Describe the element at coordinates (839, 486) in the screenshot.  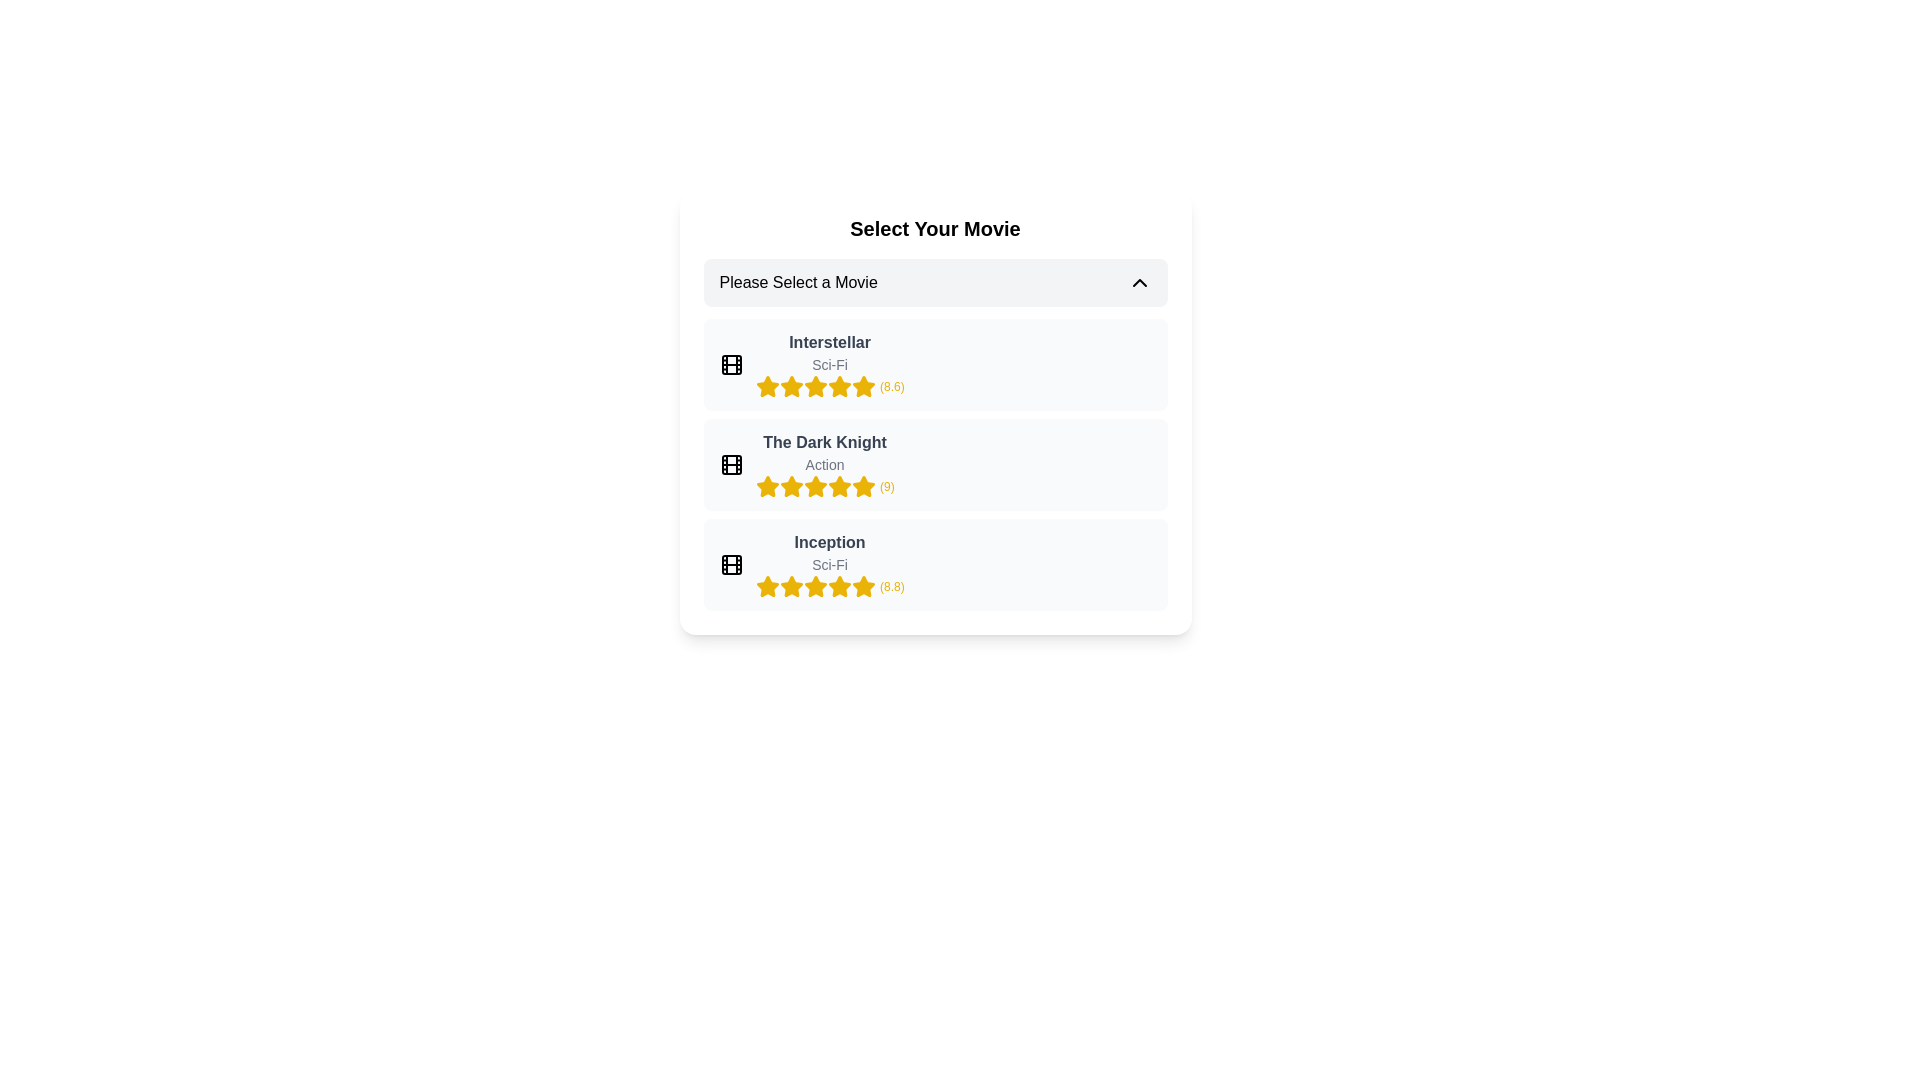
I see `the star-shaped rating icon for 'The Dark Knight', which is the fourth star in a series of five stars, filled with yellow color, indicating a rating` at that location.